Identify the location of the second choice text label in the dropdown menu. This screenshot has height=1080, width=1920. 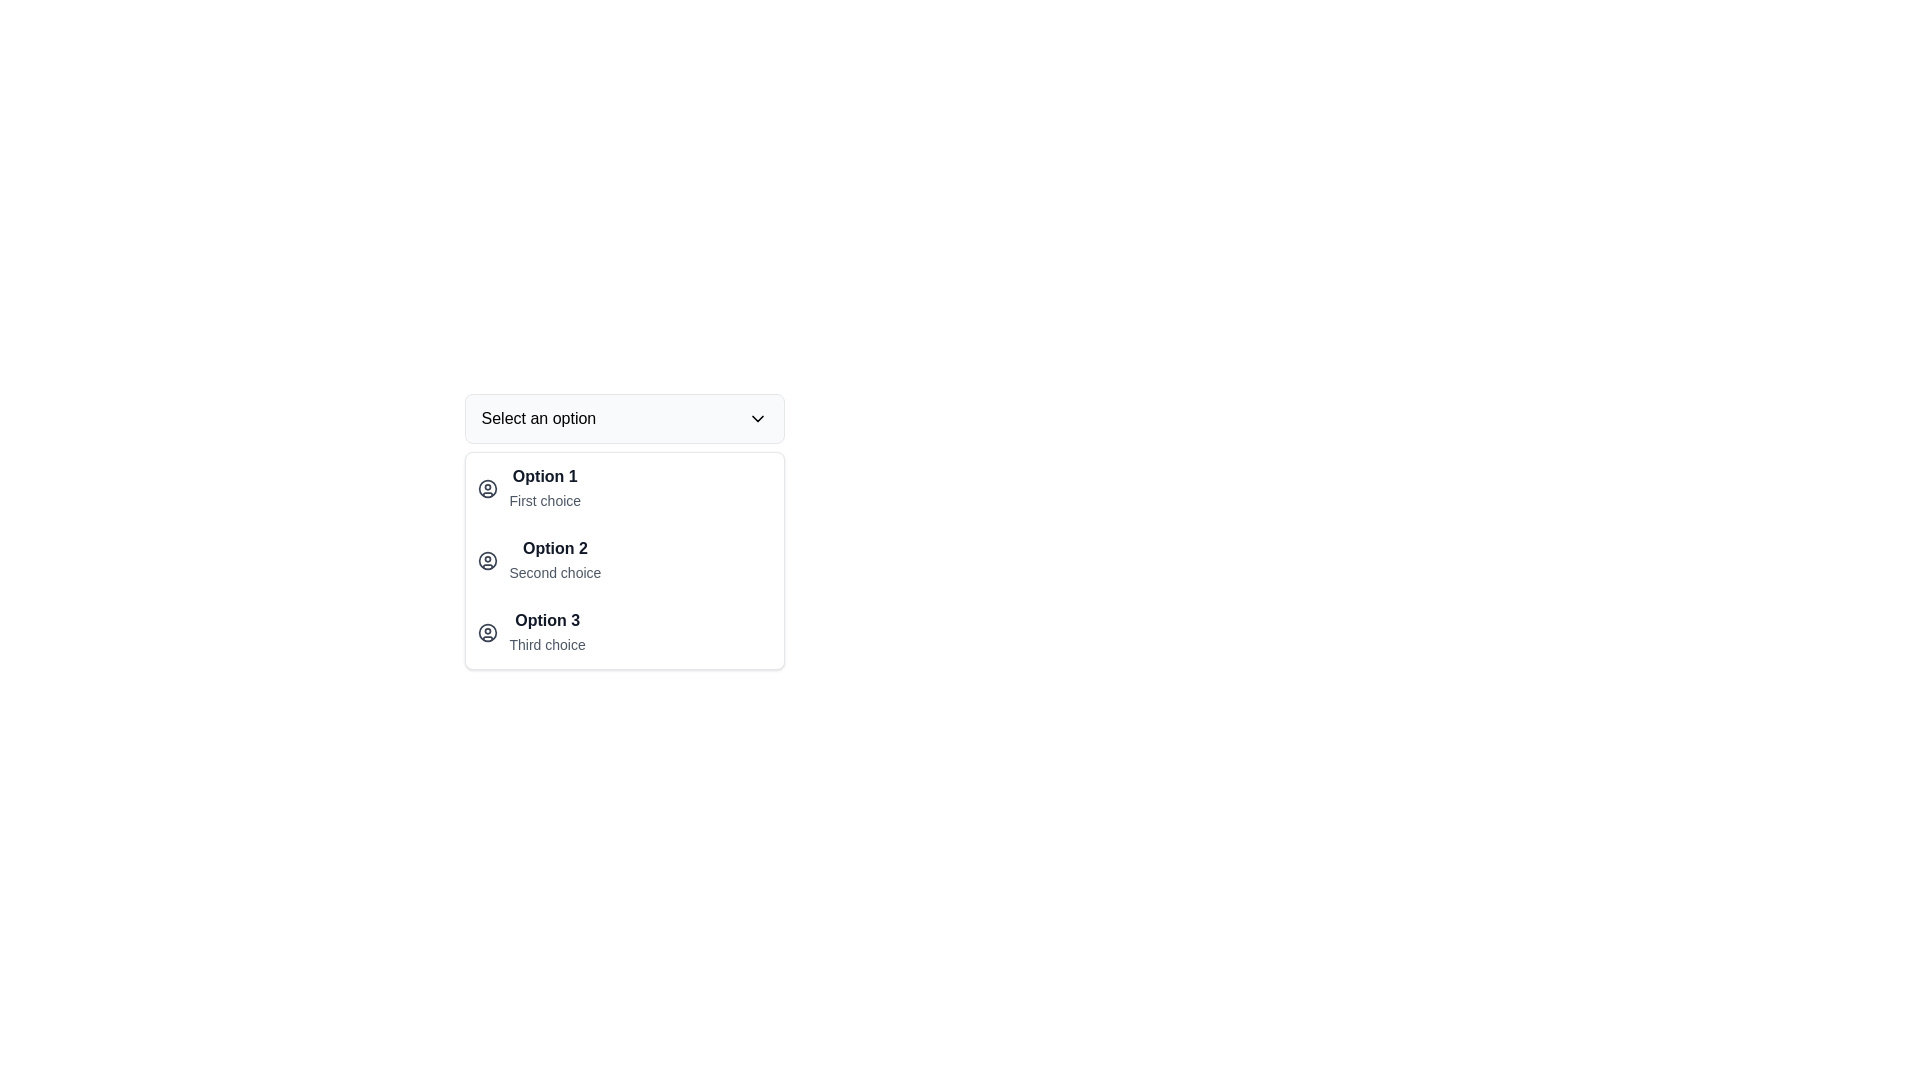
(555, 548).